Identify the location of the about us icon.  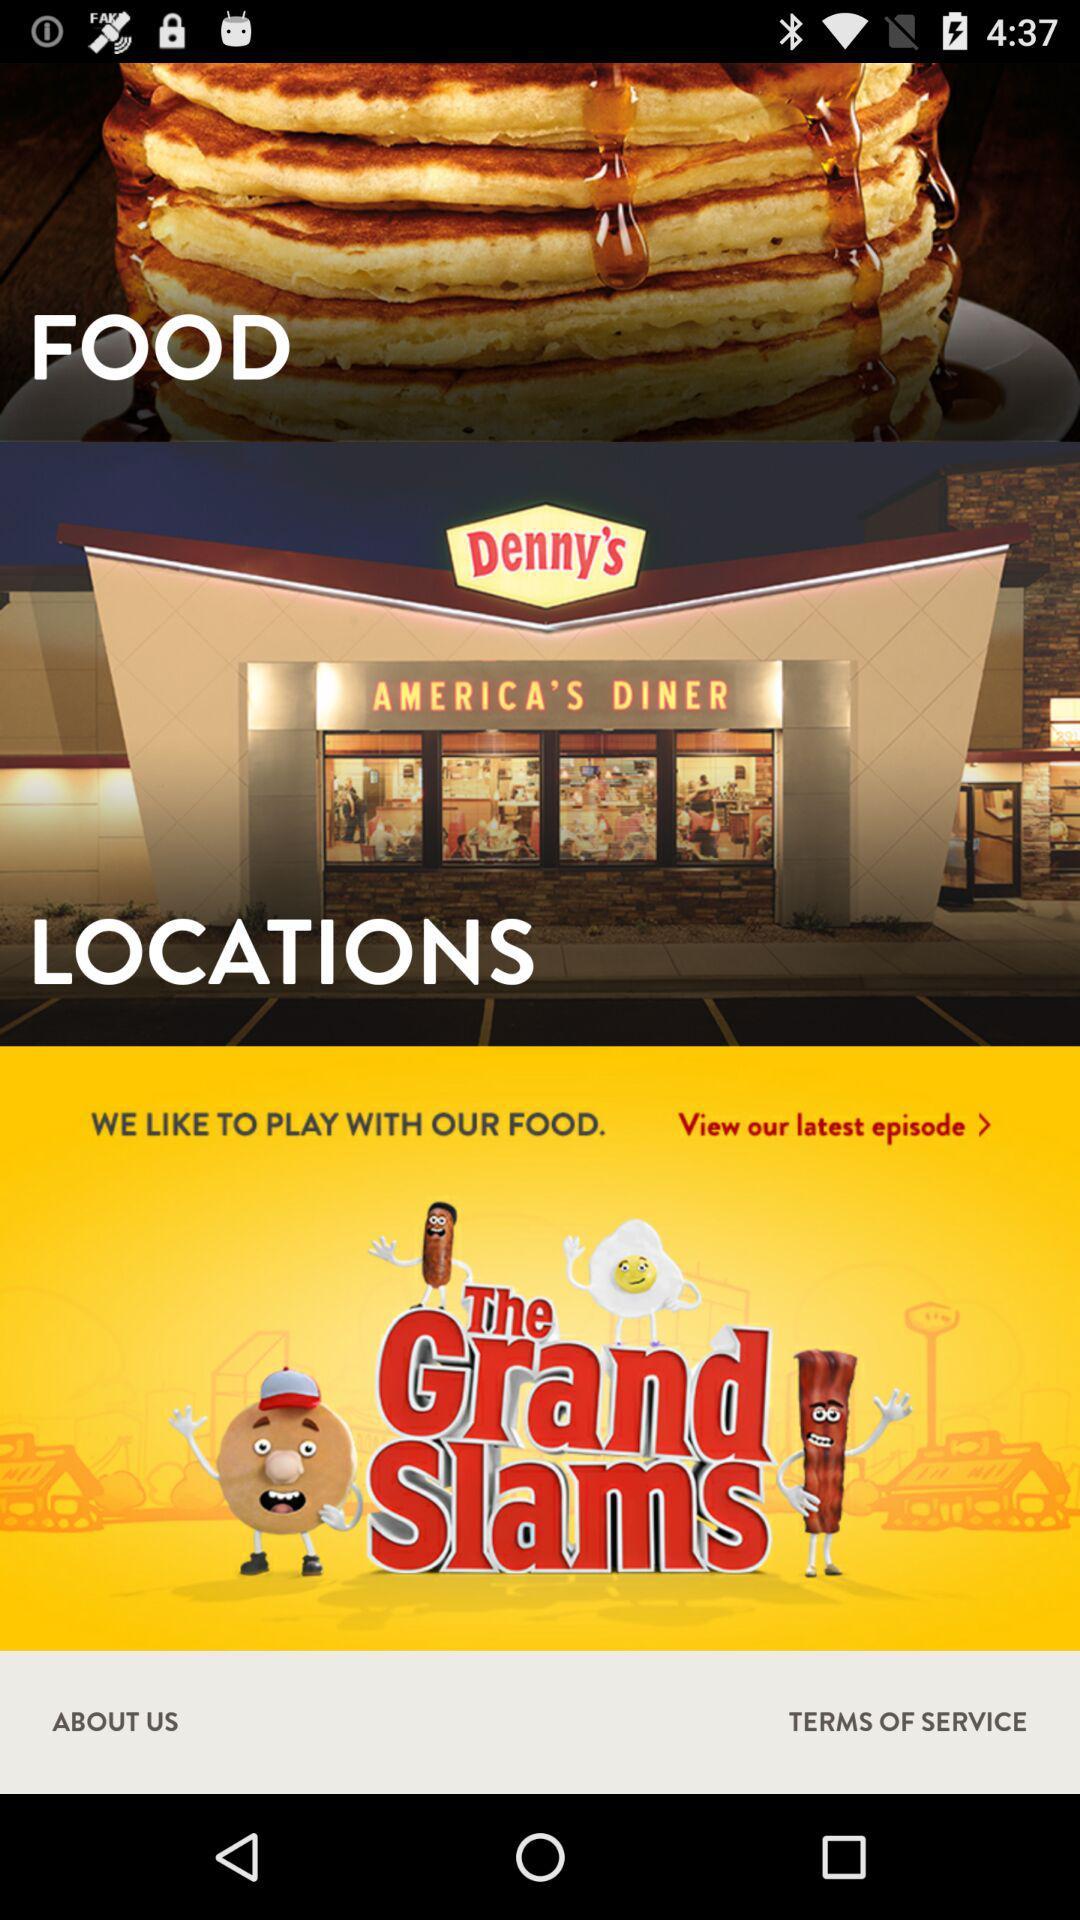
(115, 1721).